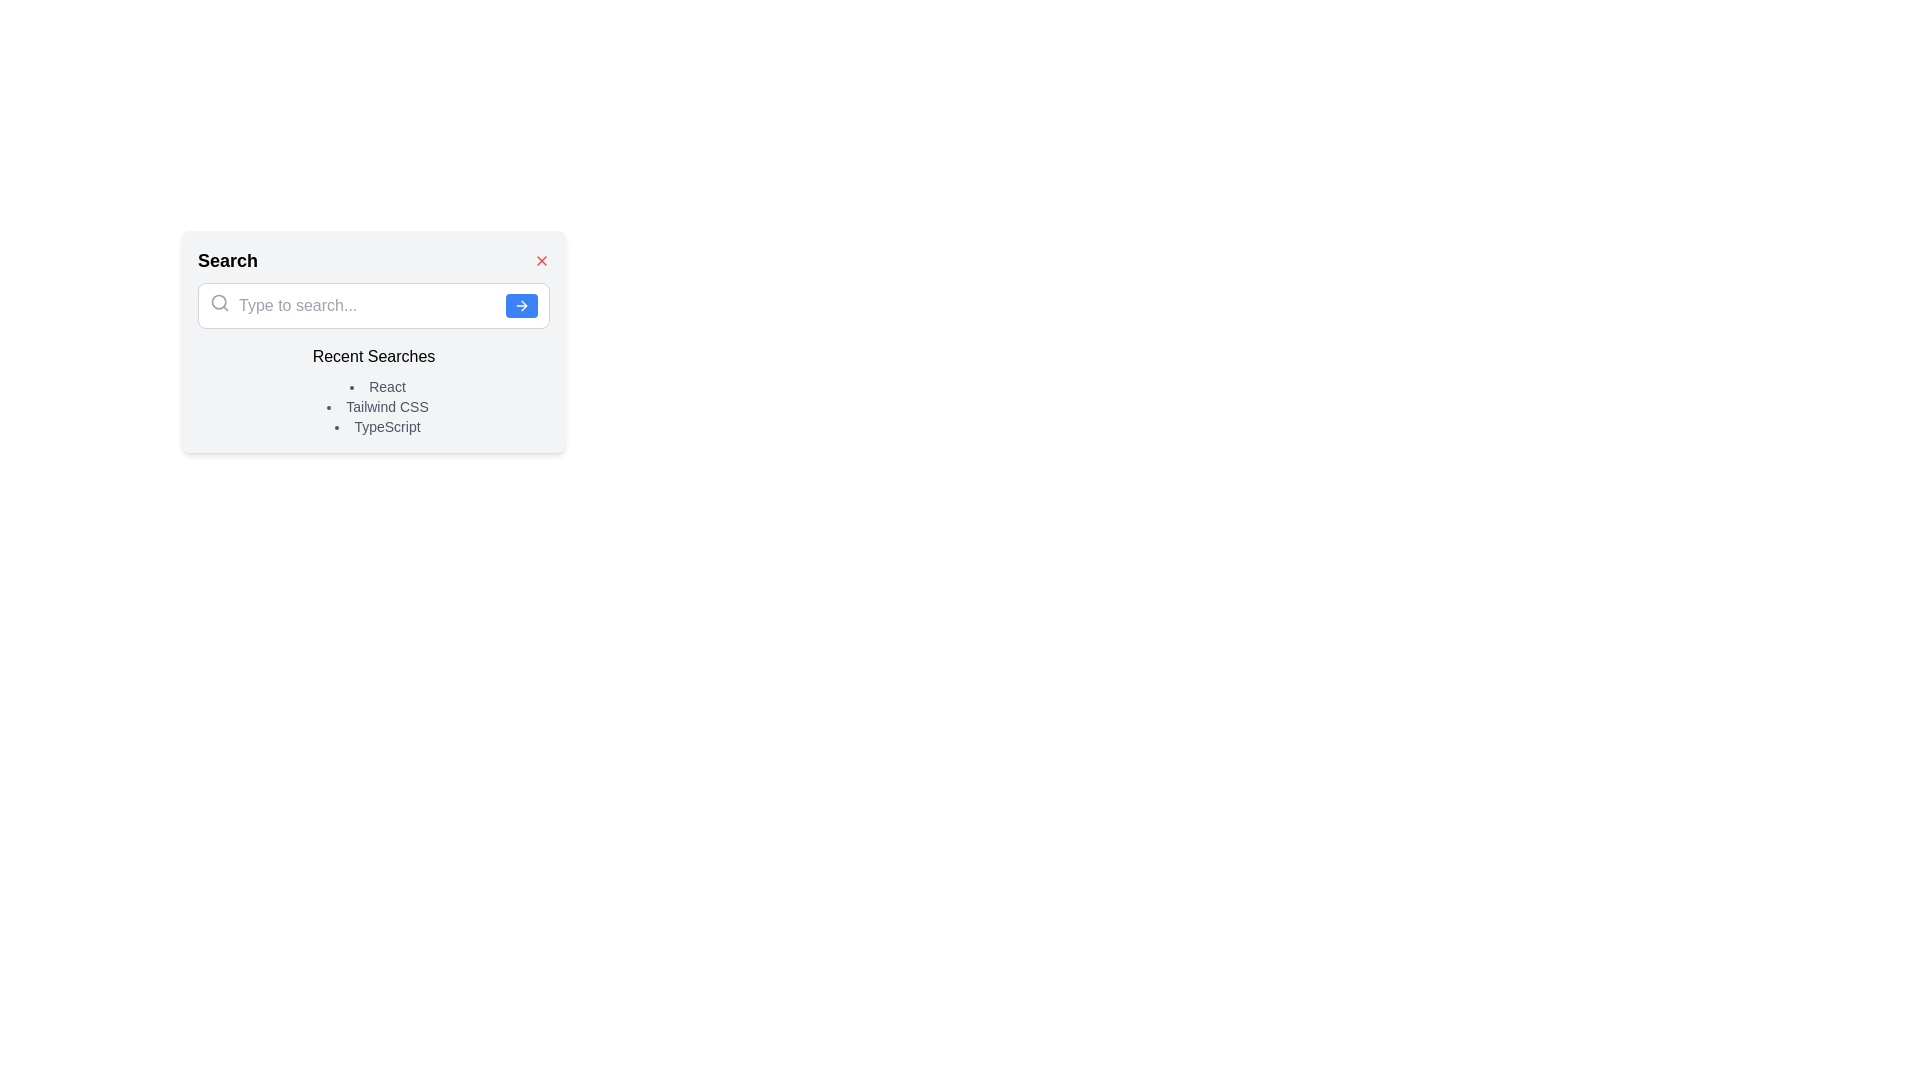  What do you see at coordinates (374, 406) in the screenshot?
I see `an individual item in the Bullet list located in the 'Recent Searches' section` at bounding box center [374, 406].